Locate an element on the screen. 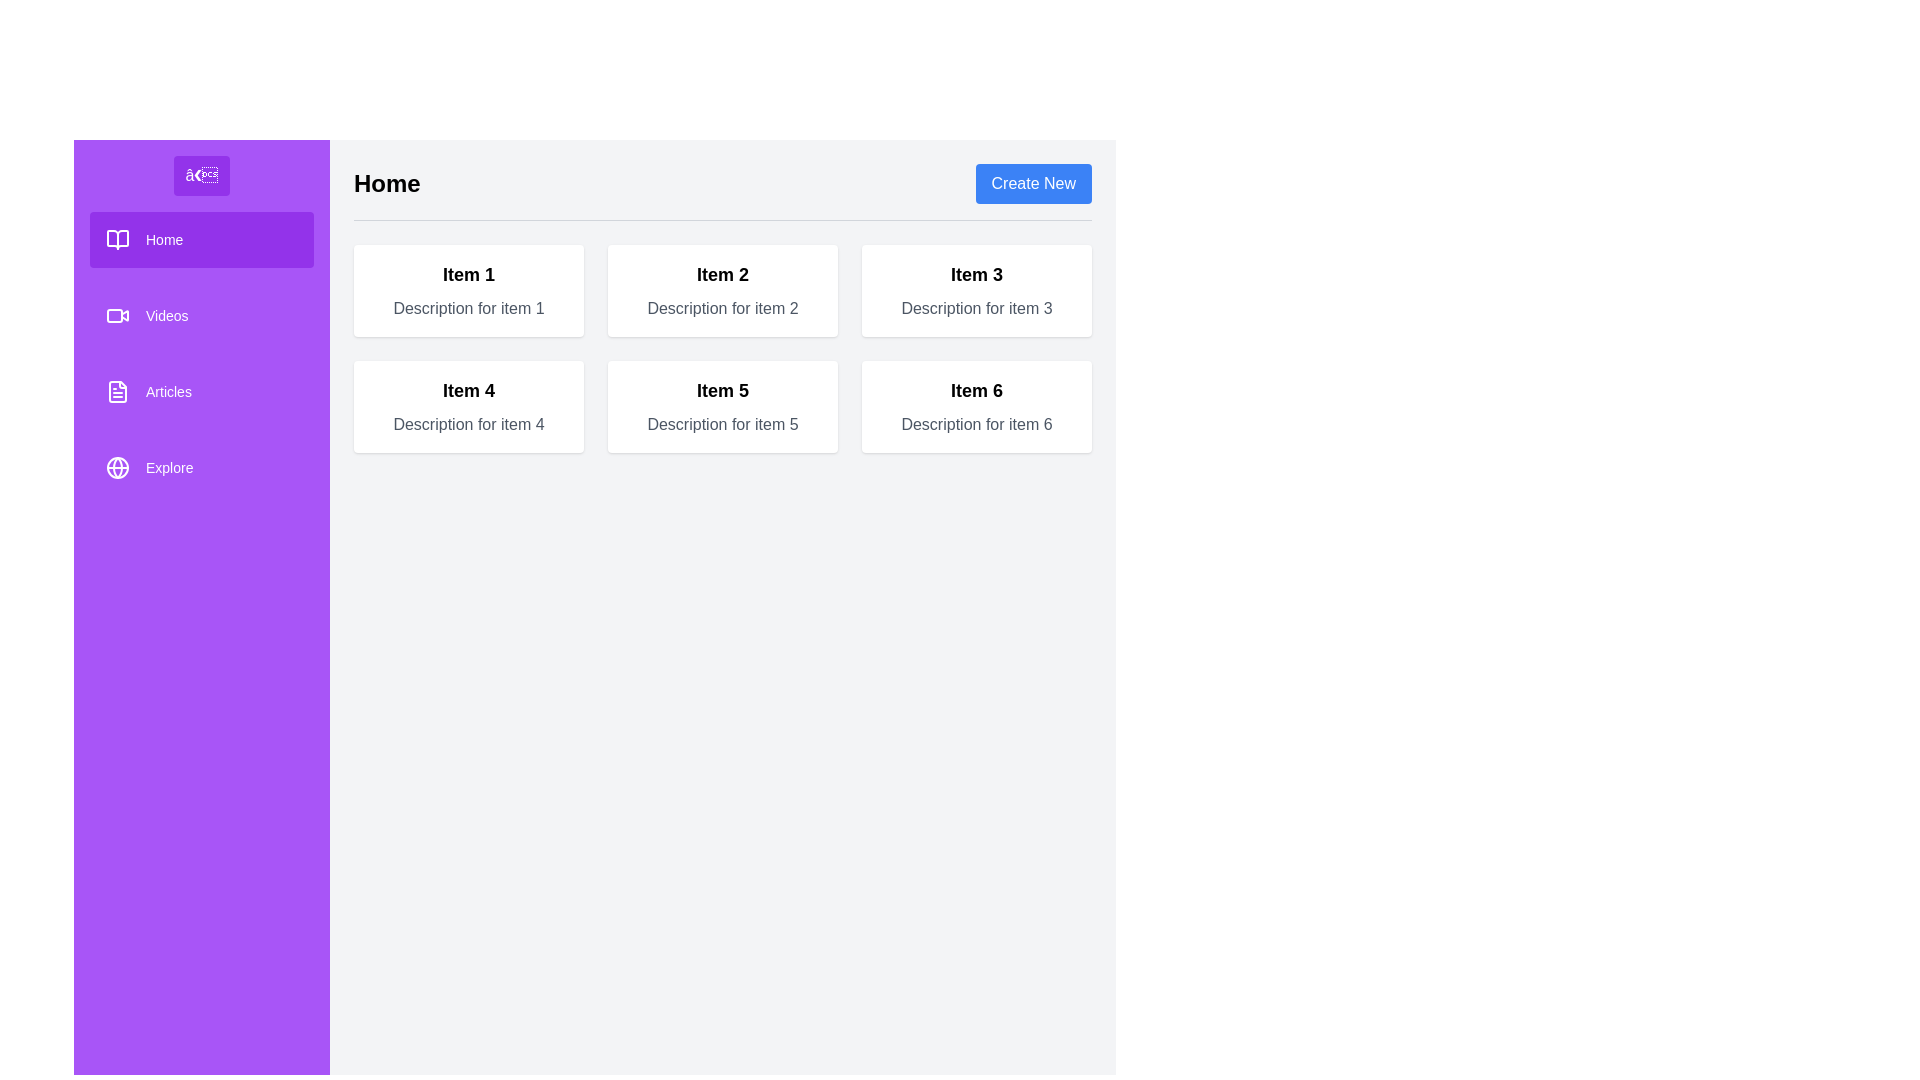 The height and width of the screenshot is (1080, 1920). the text label displaying 'Description for item 3' which is located below the bold title 'Item 3' within the content card in the top row, third column of the grid is located at coordinates (977, 308).